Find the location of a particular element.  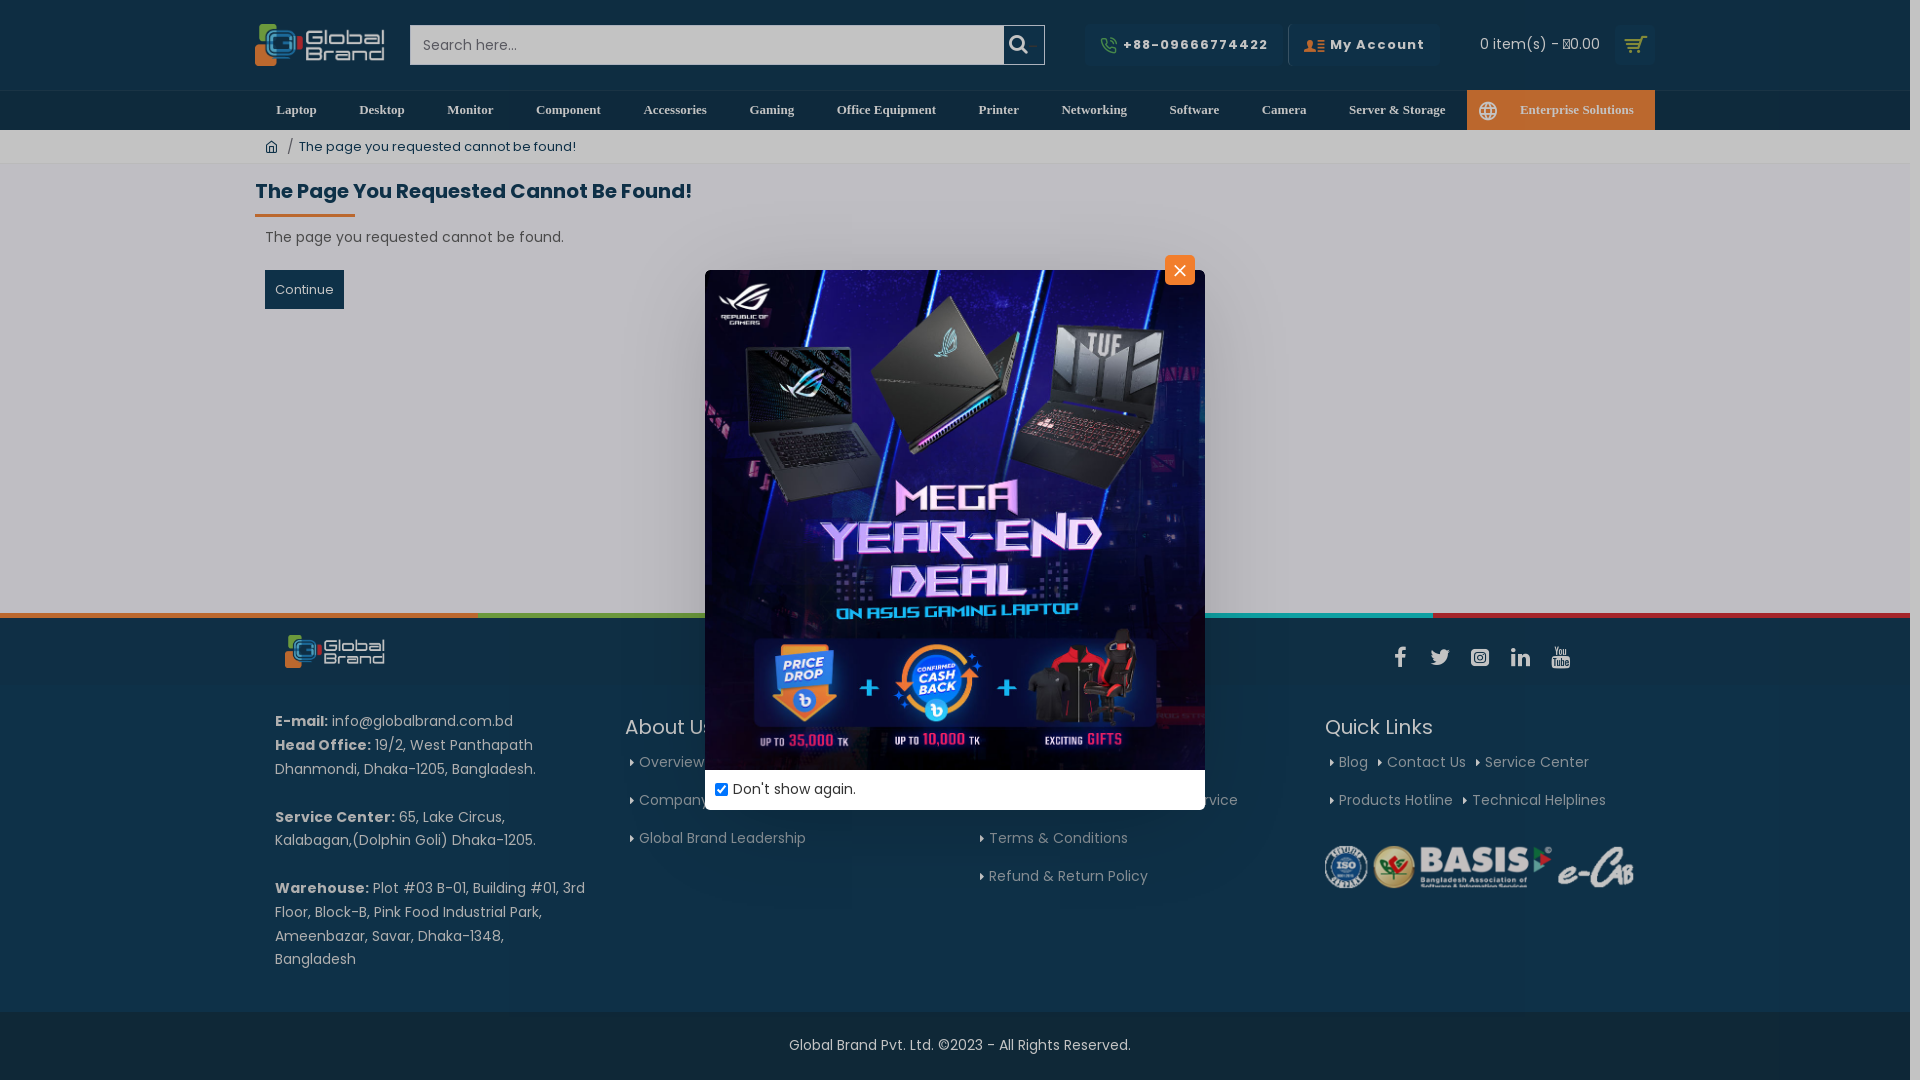

'Desktop' is located at coordinates (382, 110).